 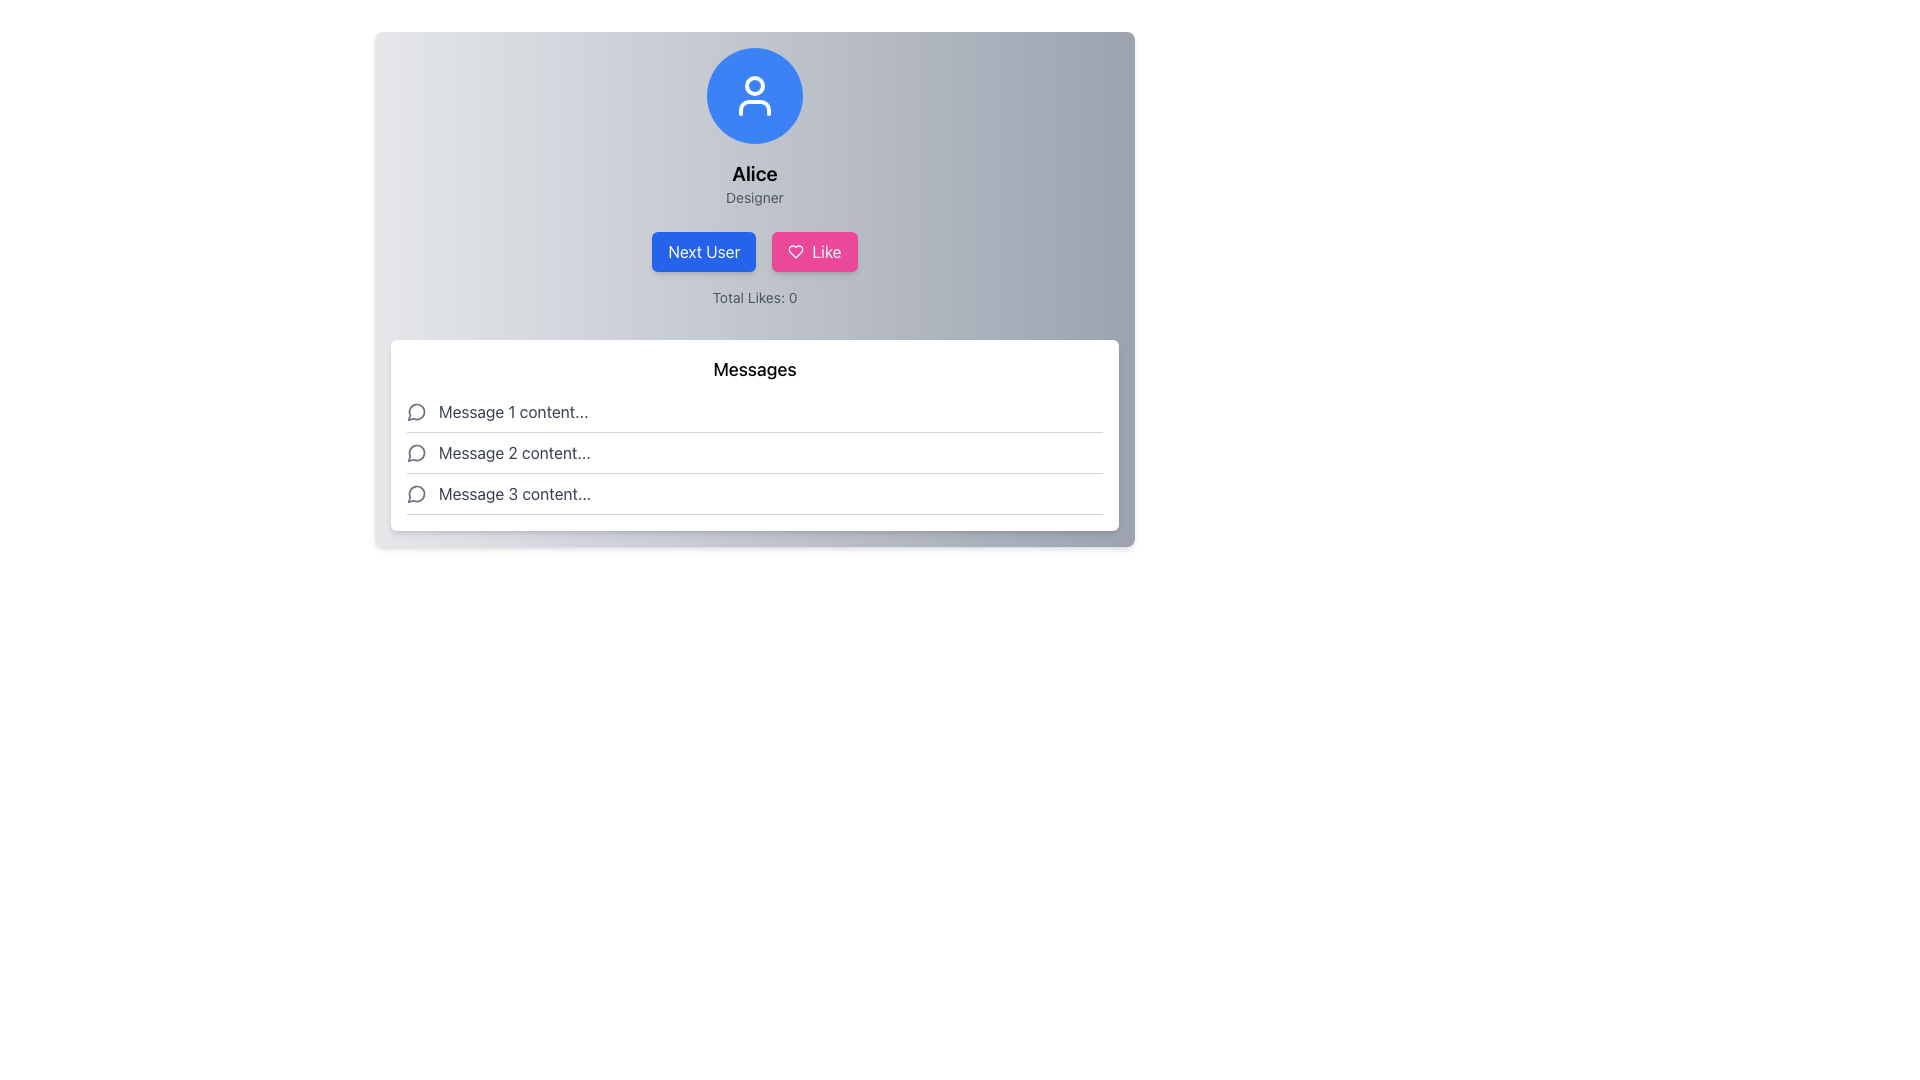 I want to click on the static text element displaying 'Total Likes: 0', which is styled with a small font size and gray color, located below the 'Next User' and 'Like' buttons, so click(x=753, y=297).